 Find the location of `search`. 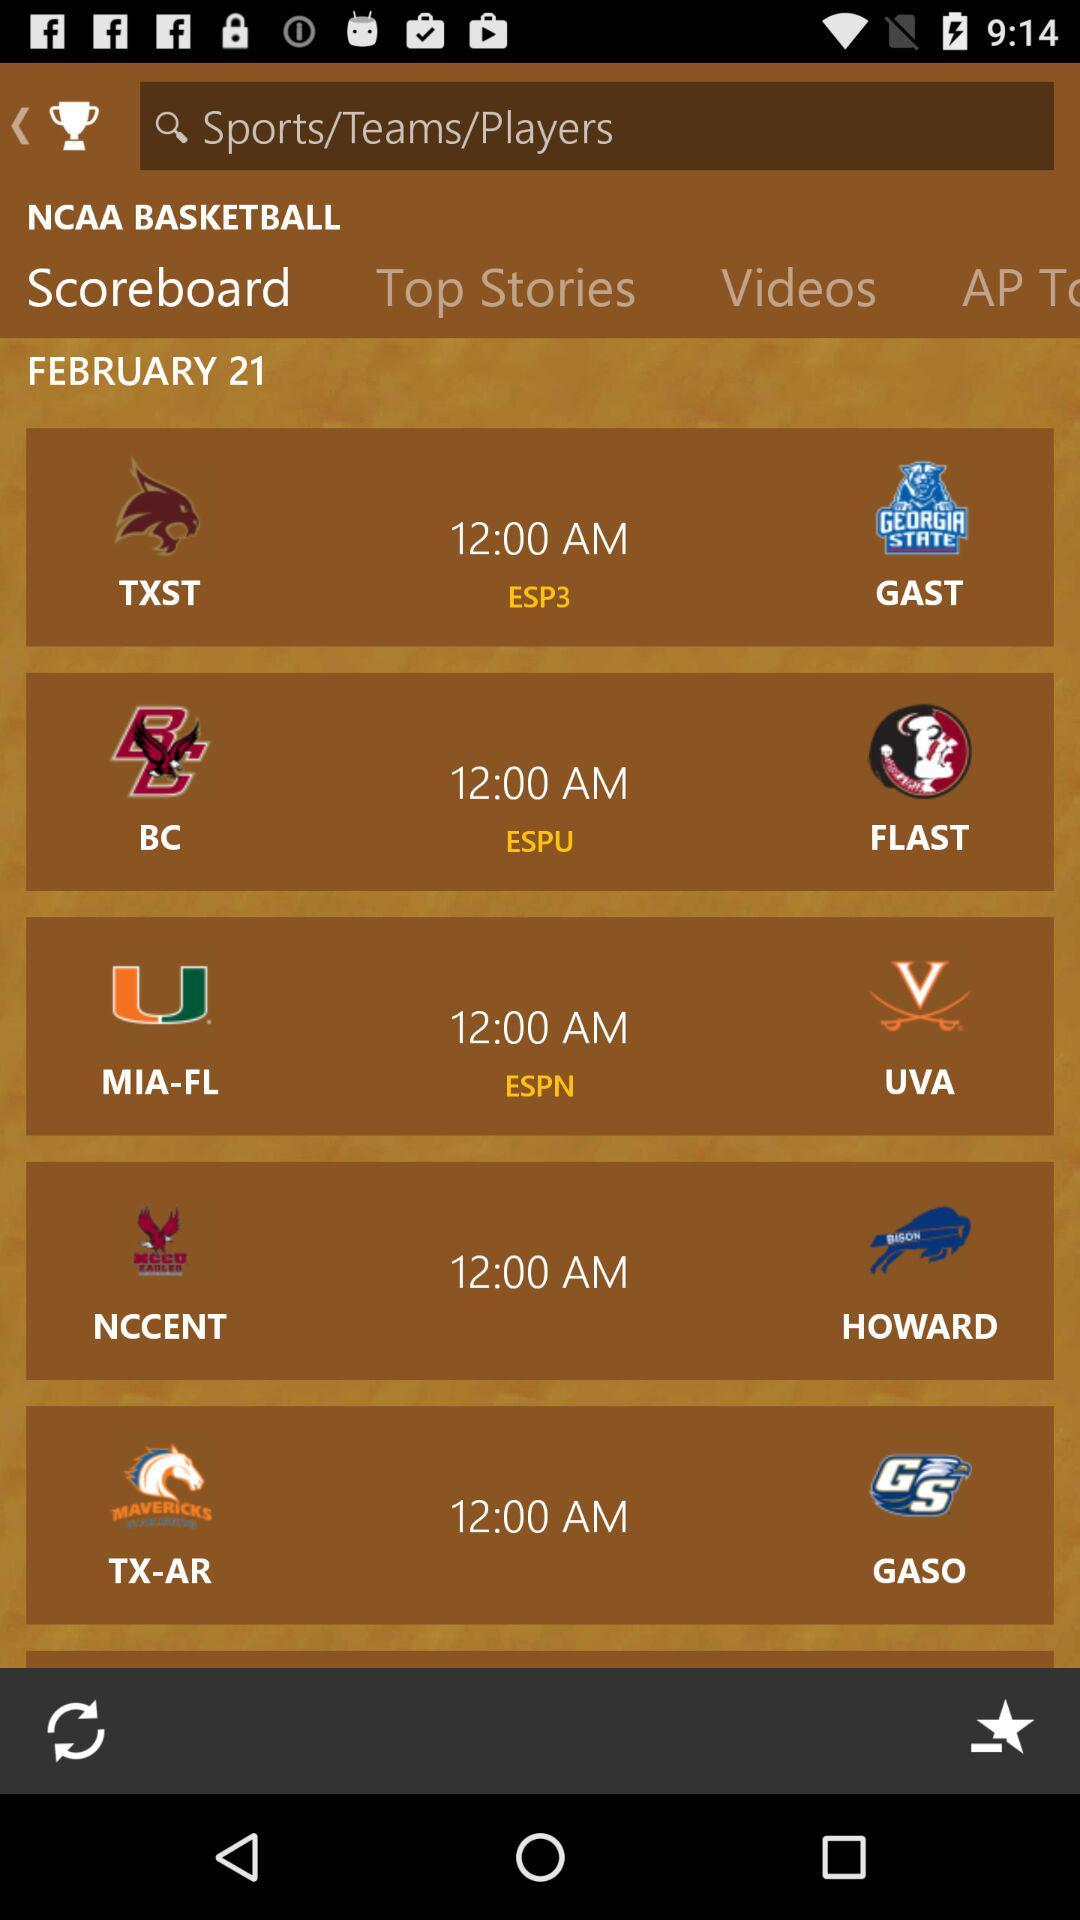

search is located at coordinates (596, 124).